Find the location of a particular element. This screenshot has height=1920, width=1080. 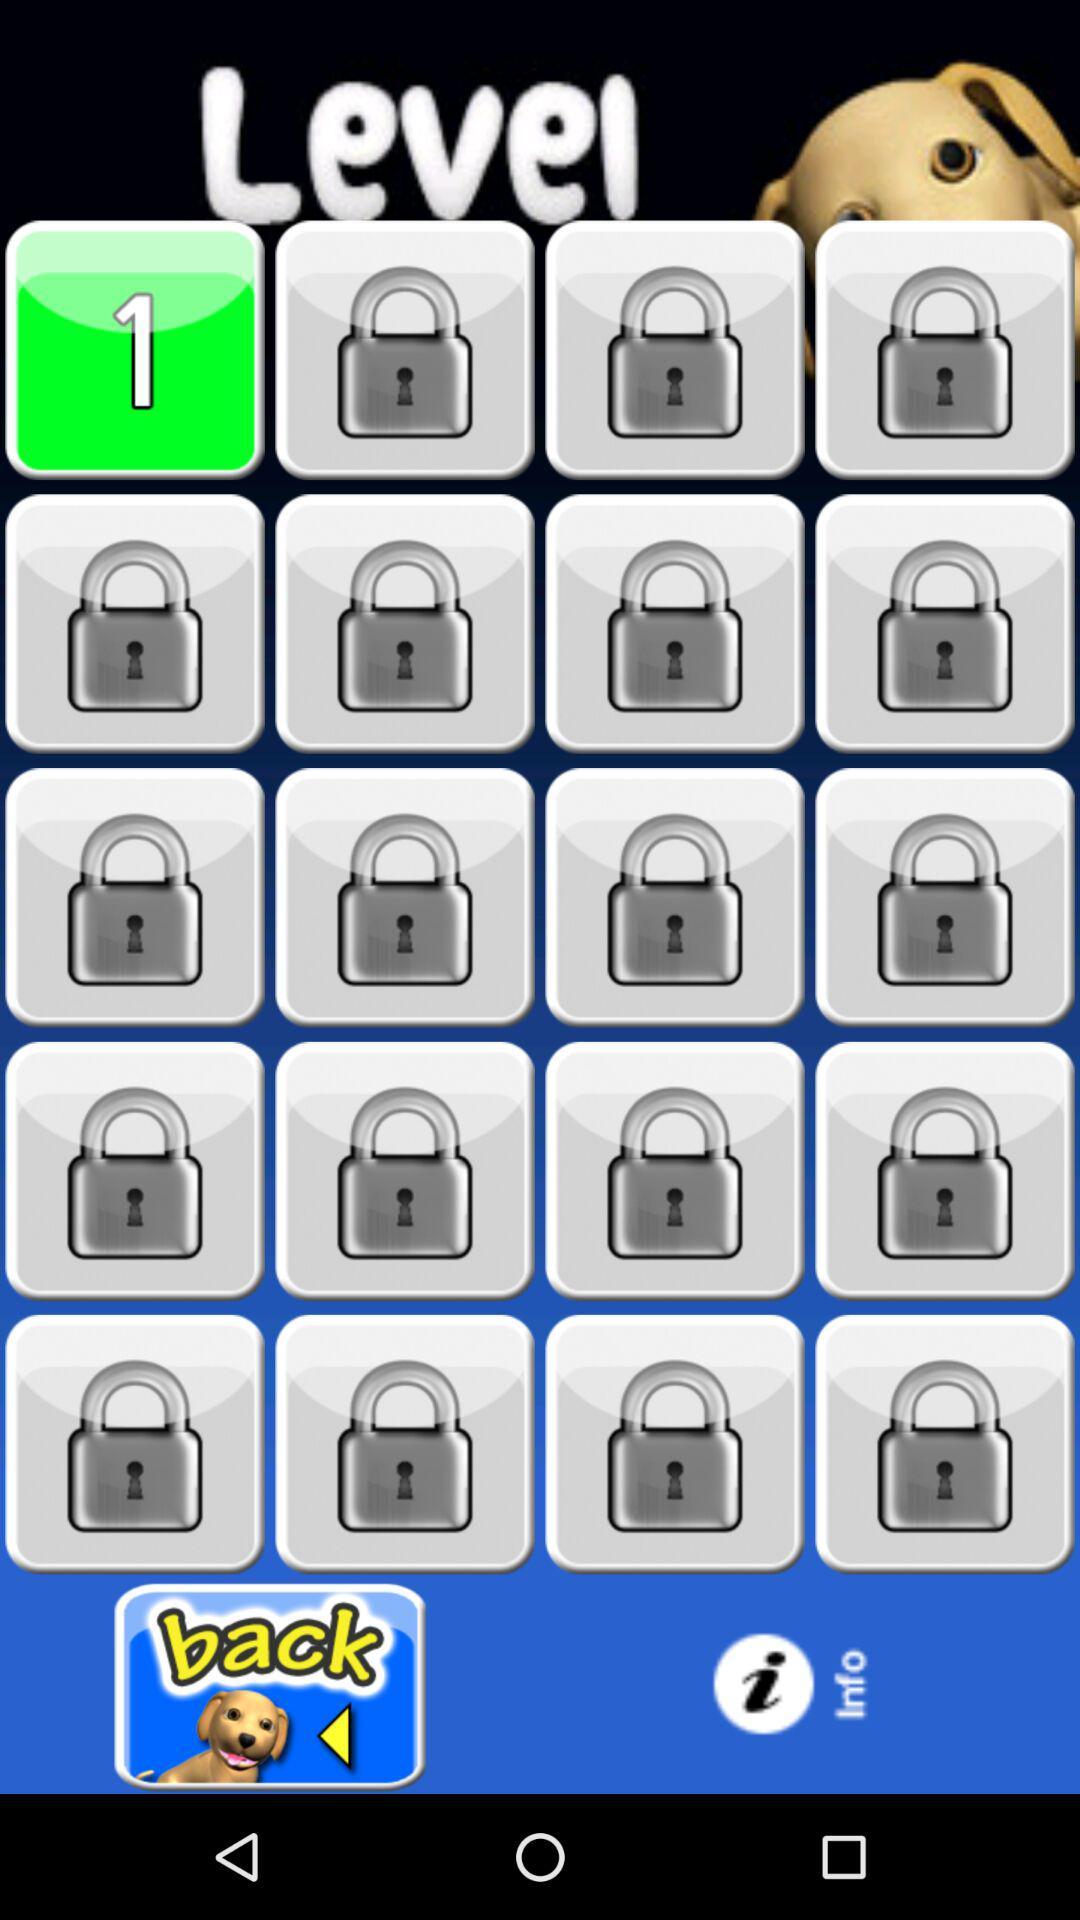

level selection is located at coordinates (945, 897).